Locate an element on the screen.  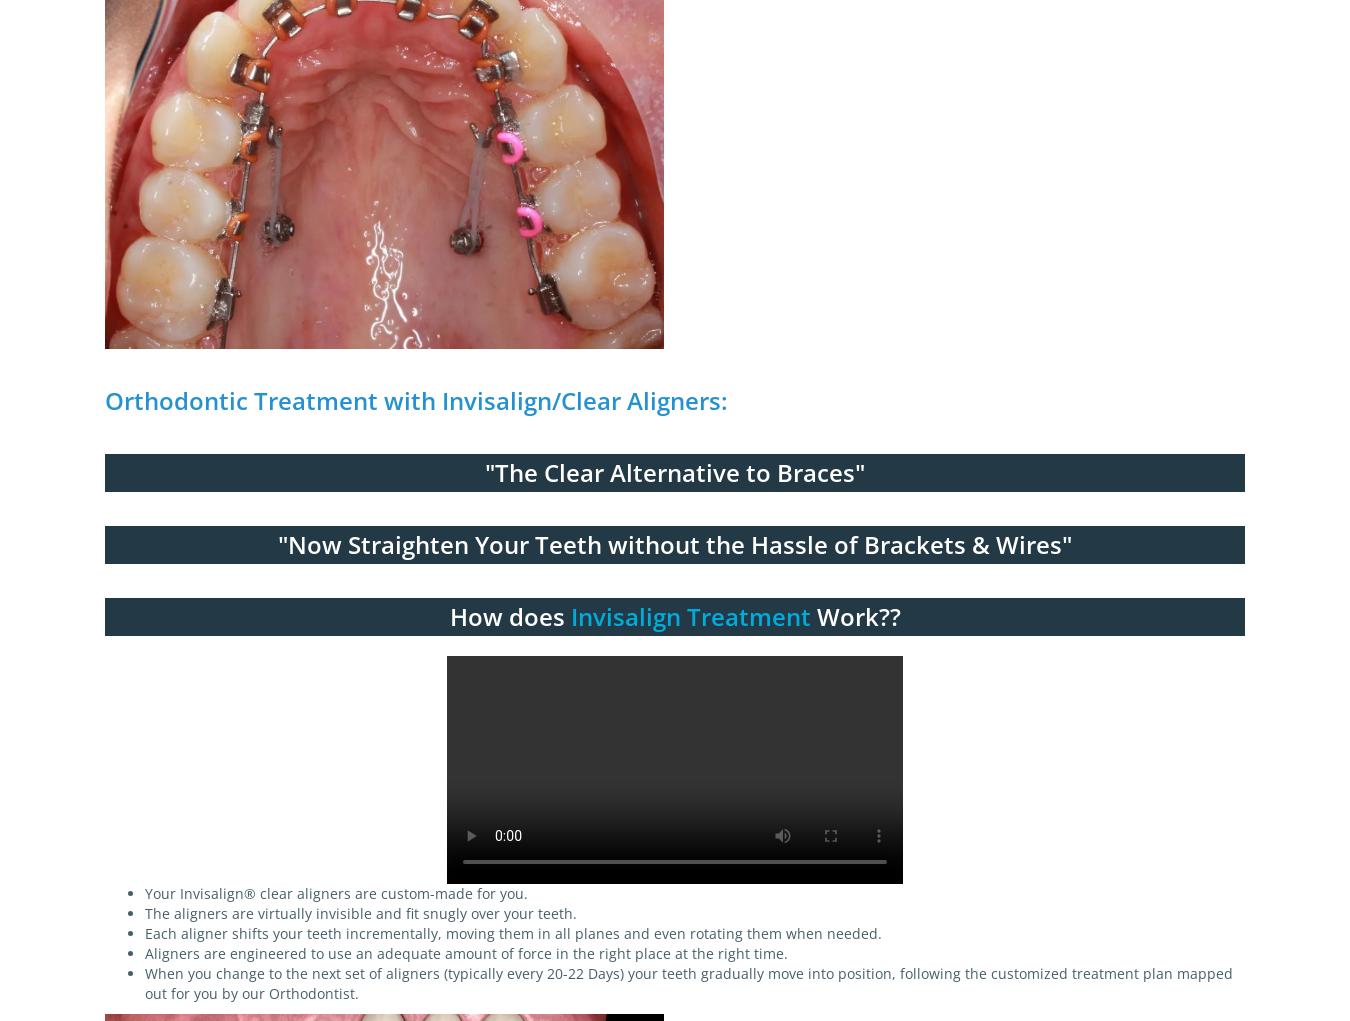
'Orthodontic Treatment with Invisalign/Clear Aligners:' is located at coordinates (416, 399).